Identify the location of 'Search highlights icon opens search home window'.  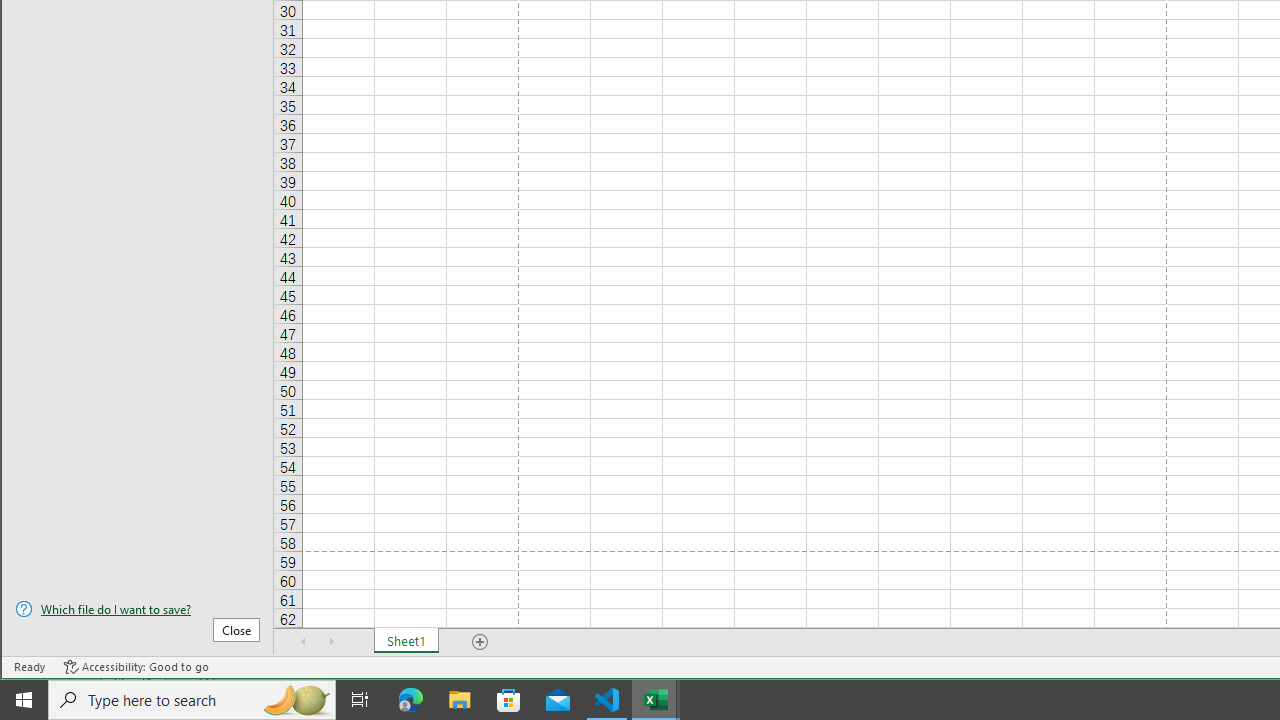
(294, 698).